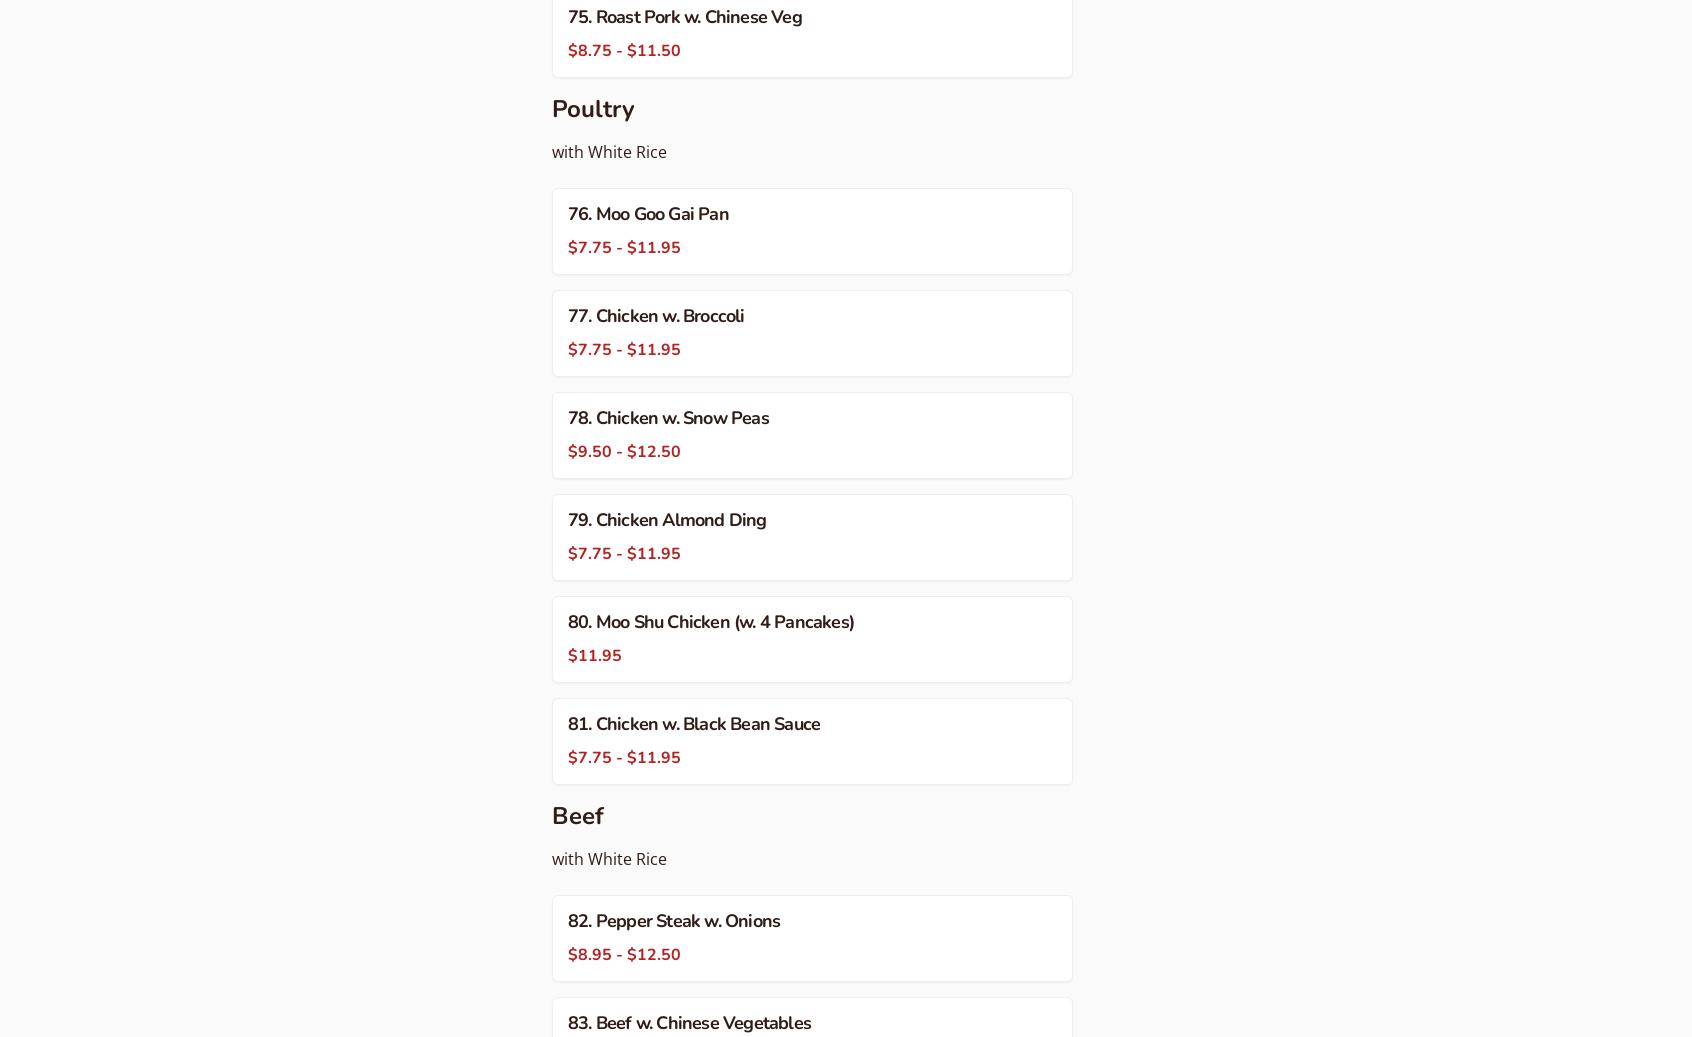  Describe the element at coordinates (648, 213) in the screenshot. I see `'76. Moo Goo Gai Pan'` at that location.